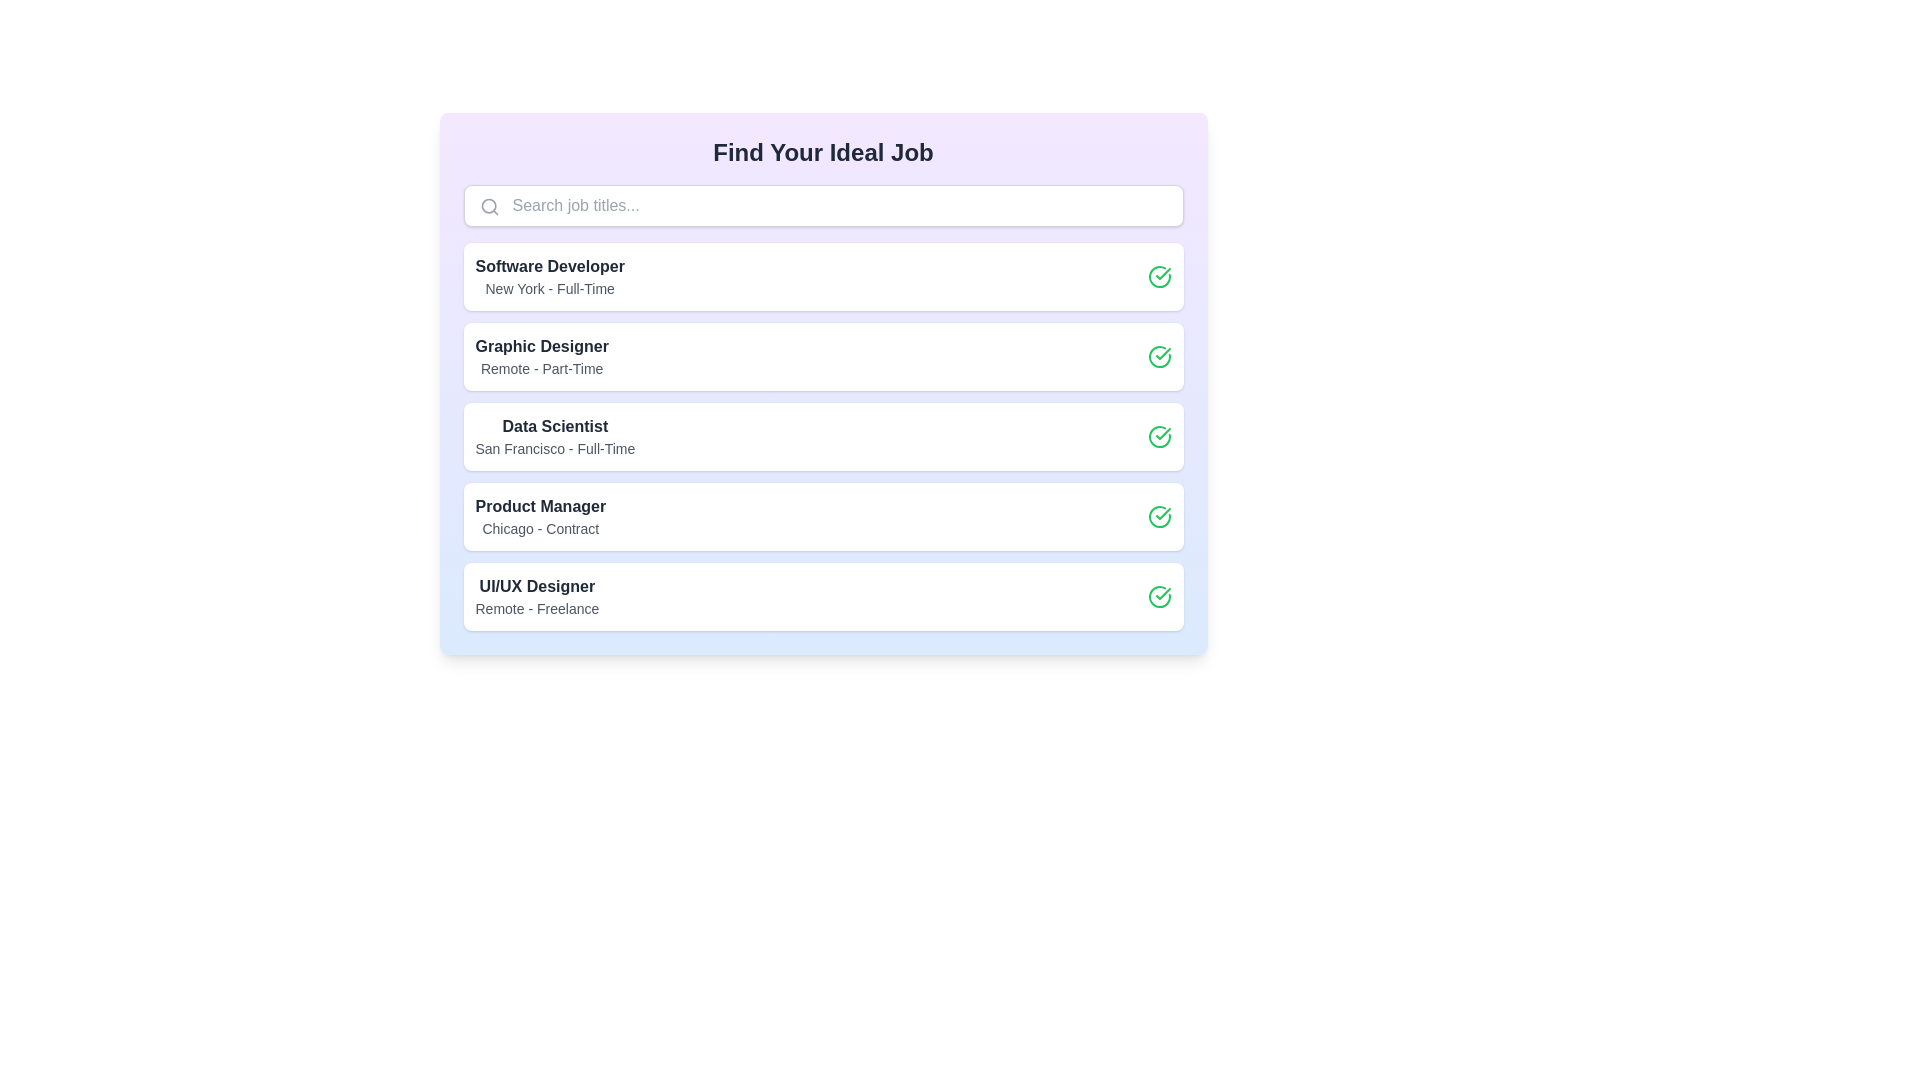 This screenshot has width=1920, height=1080. What do you see at coordinates (550, 265) in the screenshot?
I see `text of the job title label located at the top of the job listing card, which is positioned above the description 'New York - Full-Time'` at bounding box center [550, 265].